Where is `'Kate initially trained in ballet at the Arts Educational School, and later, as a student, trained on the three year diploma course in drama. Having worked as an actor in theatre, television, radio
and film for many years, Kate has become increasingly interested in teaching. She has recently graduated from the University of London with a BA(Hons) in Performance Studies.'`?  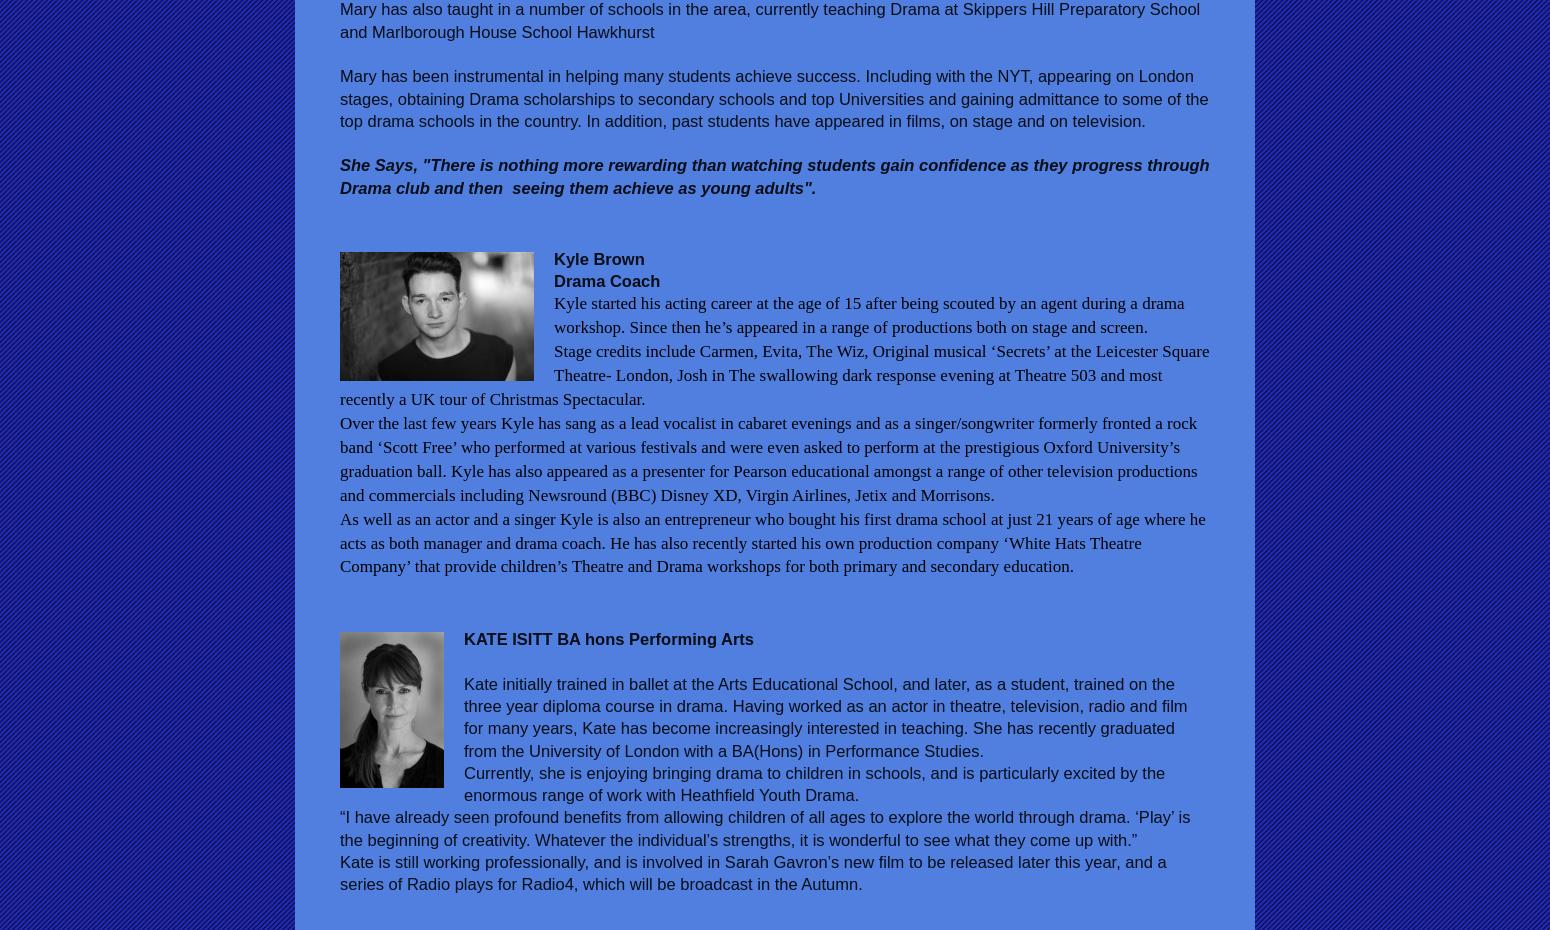 'Kate initially trained in ballet at the Arts Educational School, and later, as a student, trained on the three year diploma course in drama. Having worked as an actor in theatre, television, radio
and film for many years, Kate has become increasingly interested in teaching. She has recently graduated from the University of London with a BA(Hons) in Performance Studies.' is located at coordinates (824, 716).